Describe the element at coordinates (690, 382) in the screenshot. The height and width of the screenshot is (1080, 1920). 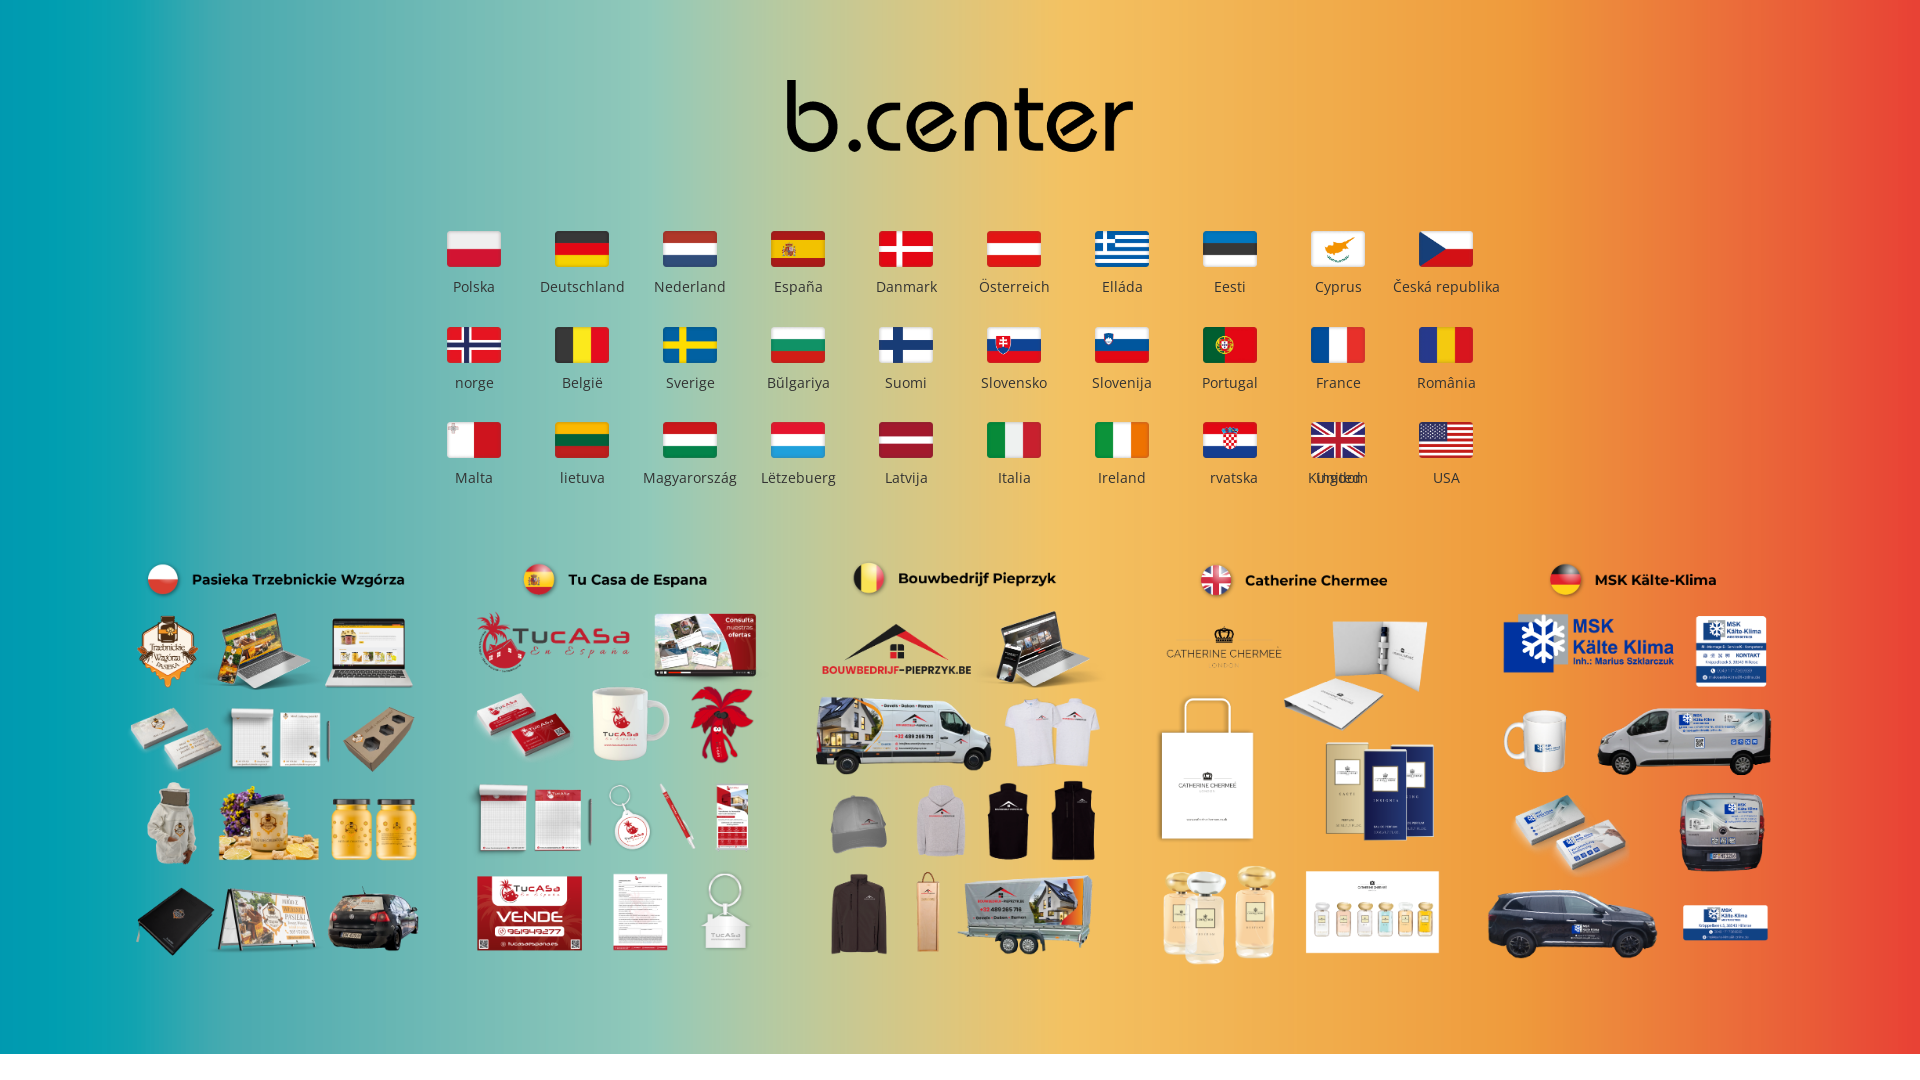
I see `'Sverige'` at that location.